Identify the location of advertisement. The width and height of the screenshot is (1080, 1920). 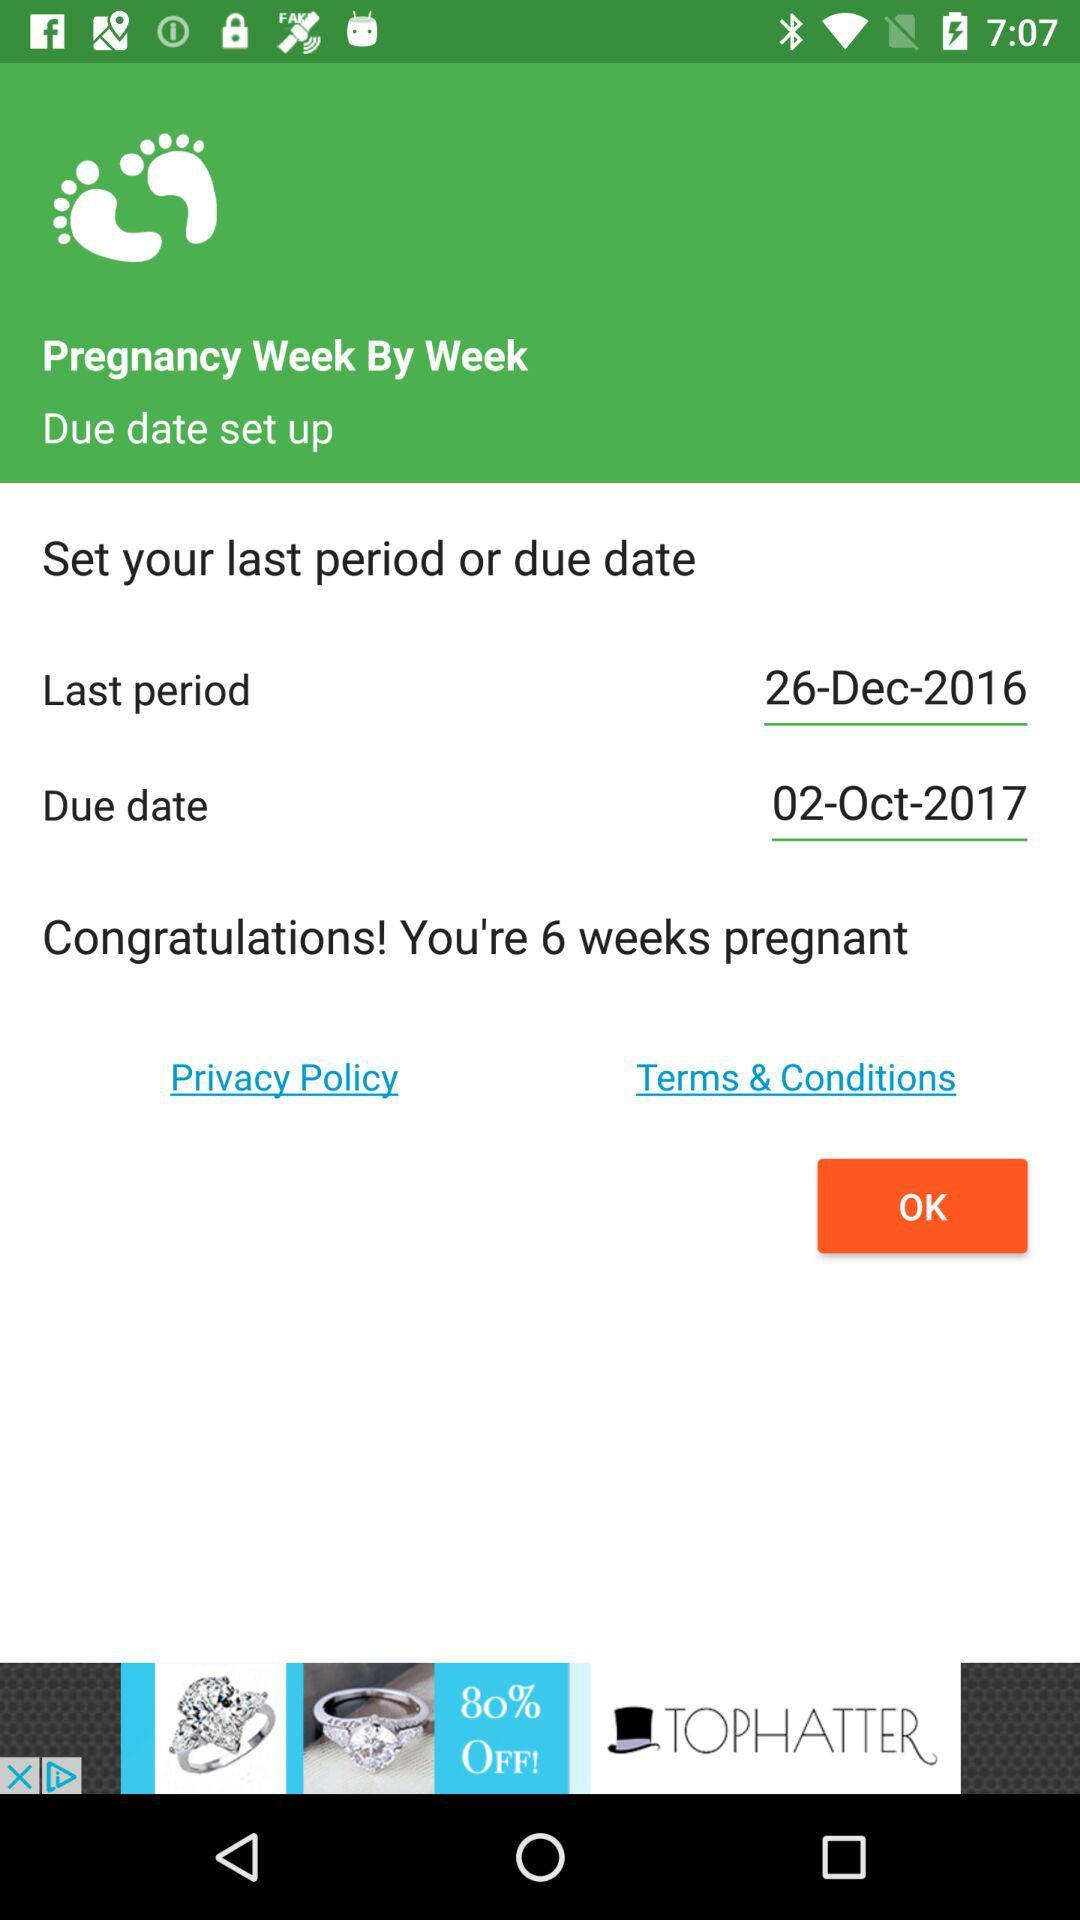
(540, 1727).